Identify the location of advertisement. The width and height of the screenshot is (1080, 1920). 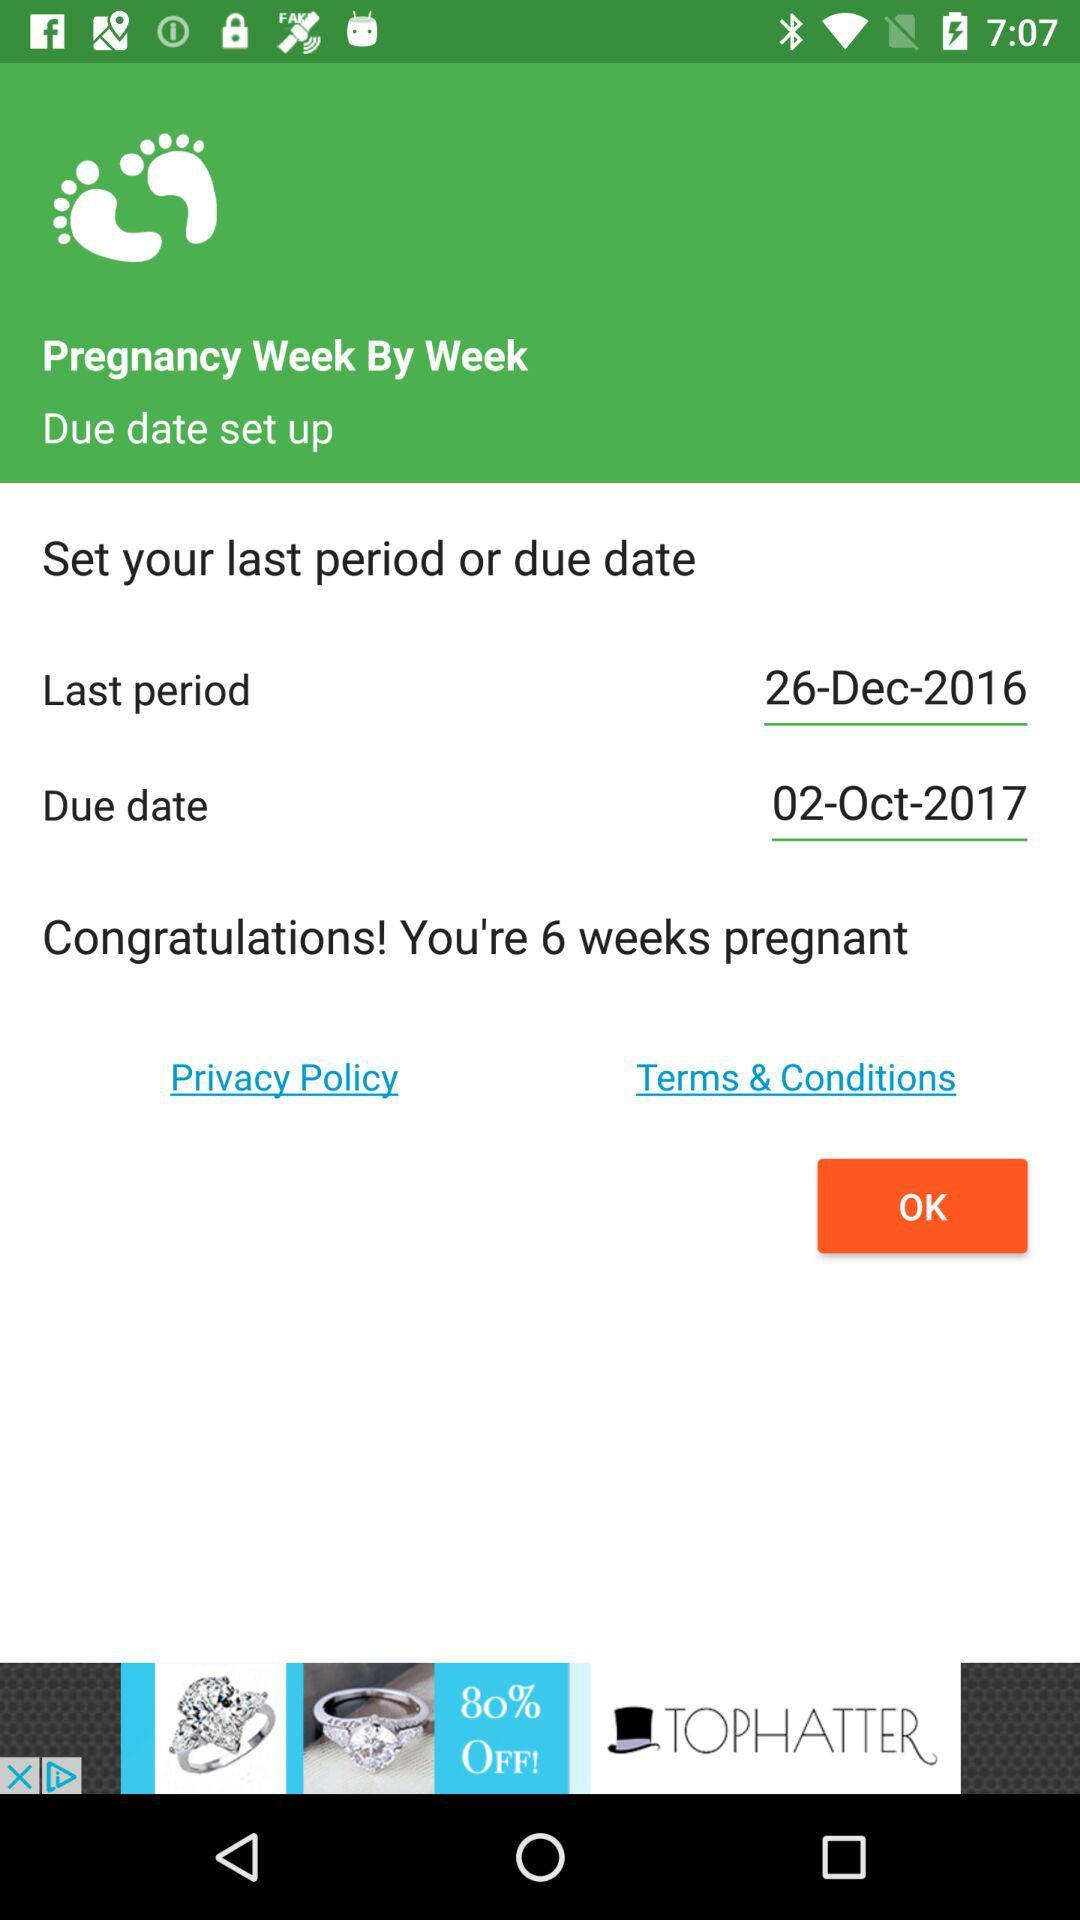
(540, 1727).